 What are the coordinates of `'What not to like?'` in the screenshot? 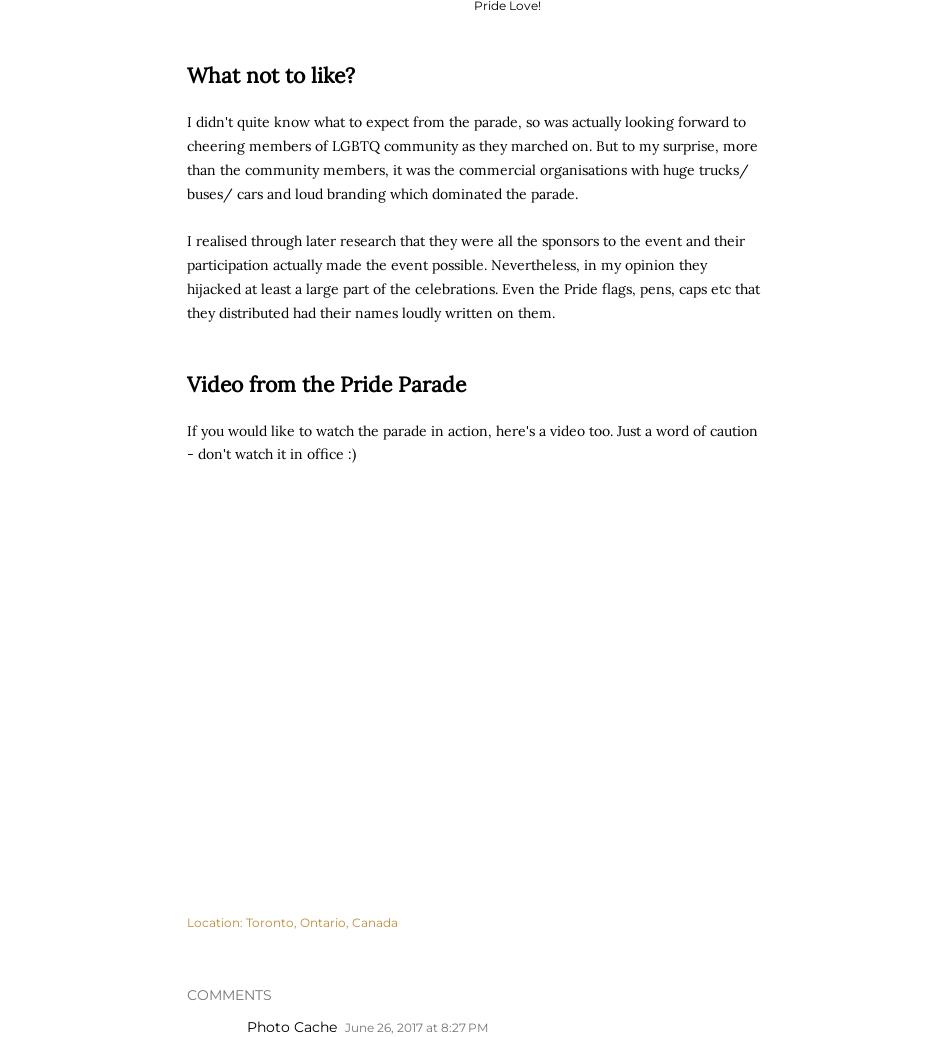 It's located at (270, 74).